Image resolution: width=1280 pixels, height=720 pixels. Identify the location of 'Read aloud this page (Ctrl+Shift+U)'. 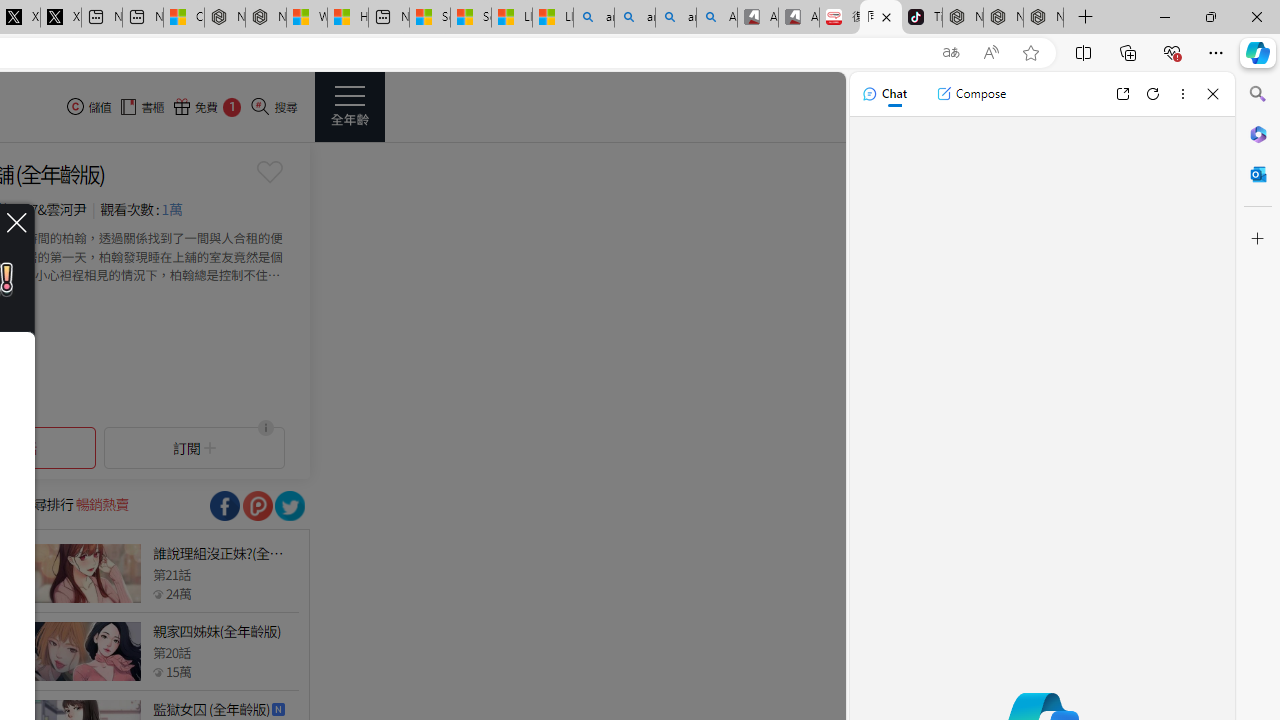
(991, 52).